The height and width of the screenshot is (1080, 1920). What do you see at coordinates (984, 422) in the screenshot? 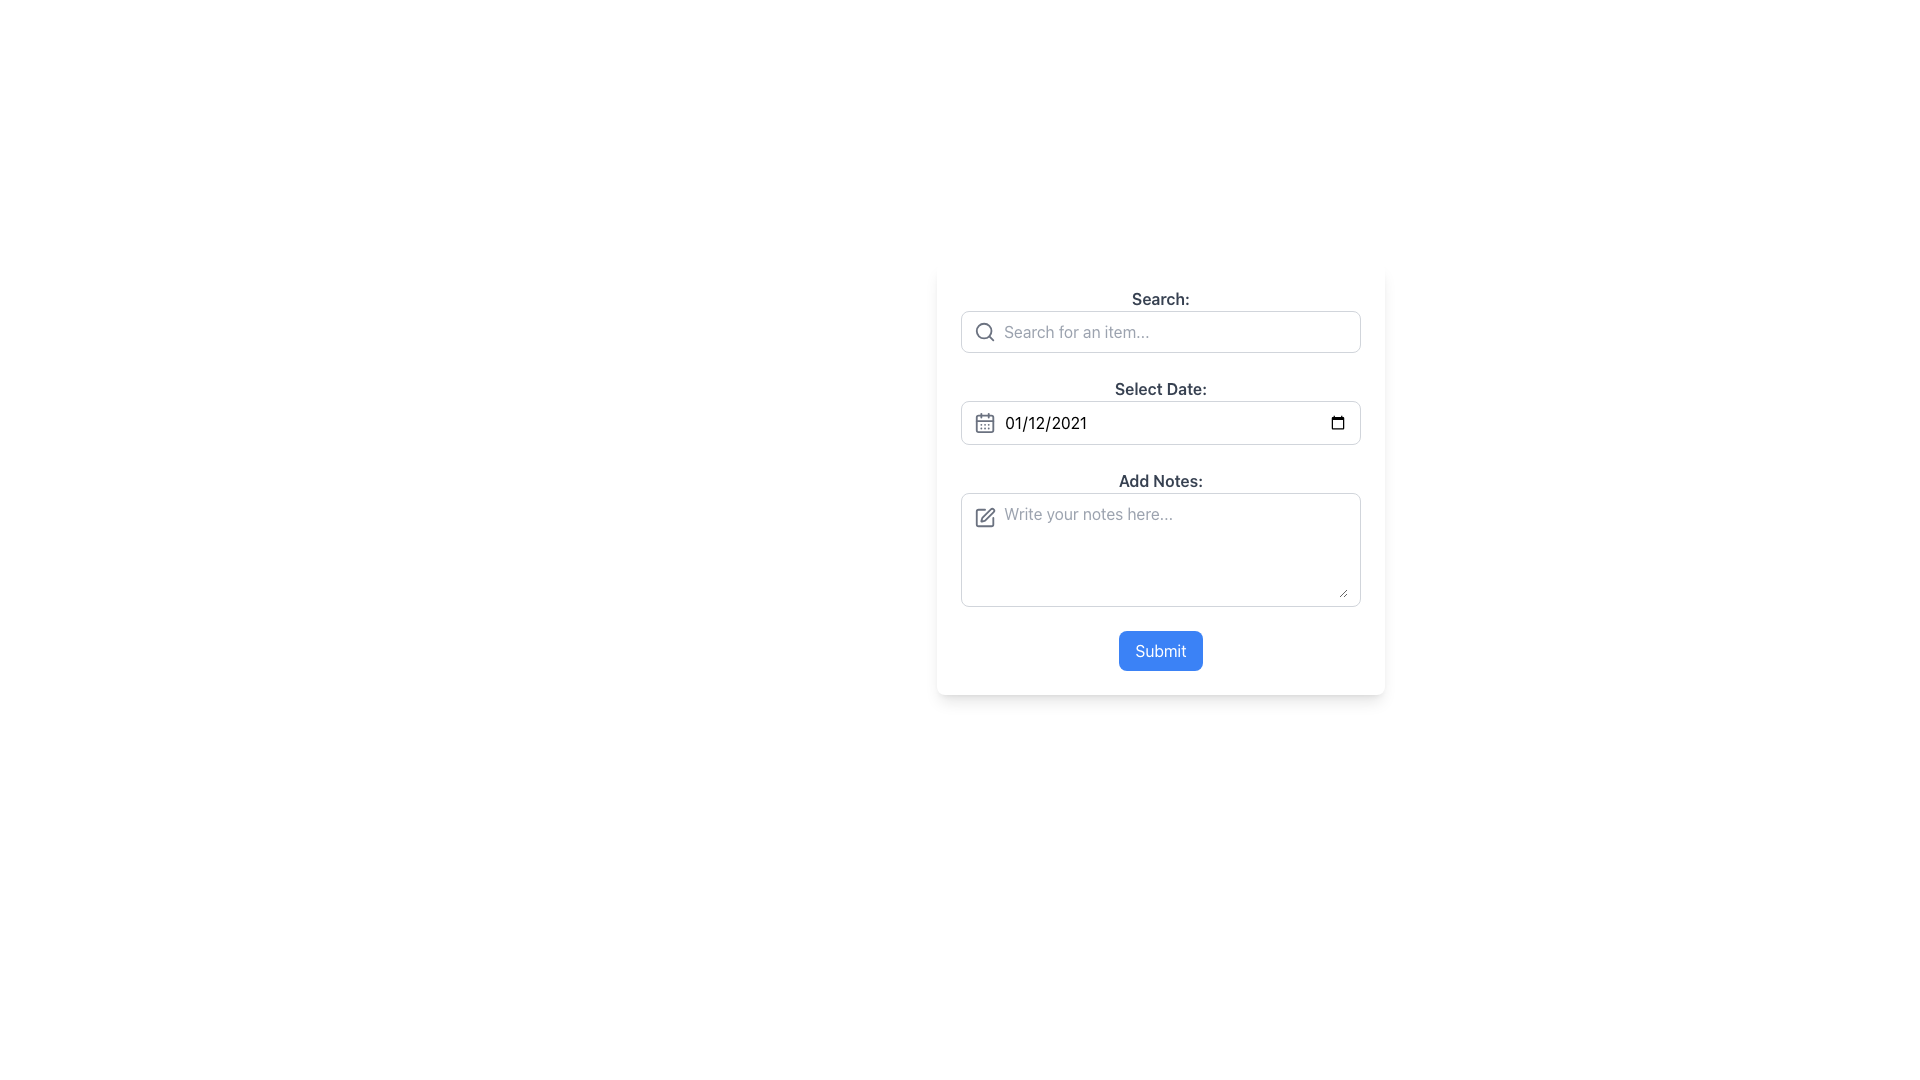
I see `the calendar icon located to the left of the displayed date value ('01/12/2021') in the 'Select Date' field` at bounding box center [984, 422].